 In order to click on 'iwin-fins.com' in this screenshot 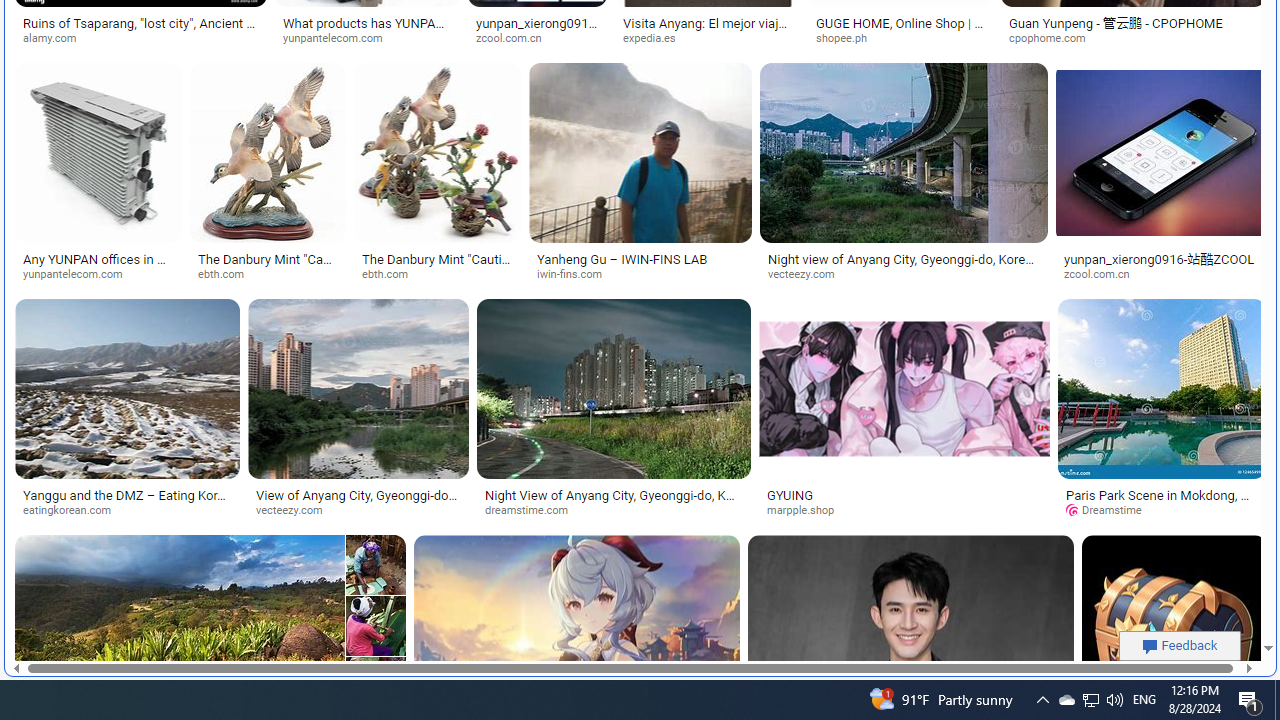, I will do `click(576, 274)`.